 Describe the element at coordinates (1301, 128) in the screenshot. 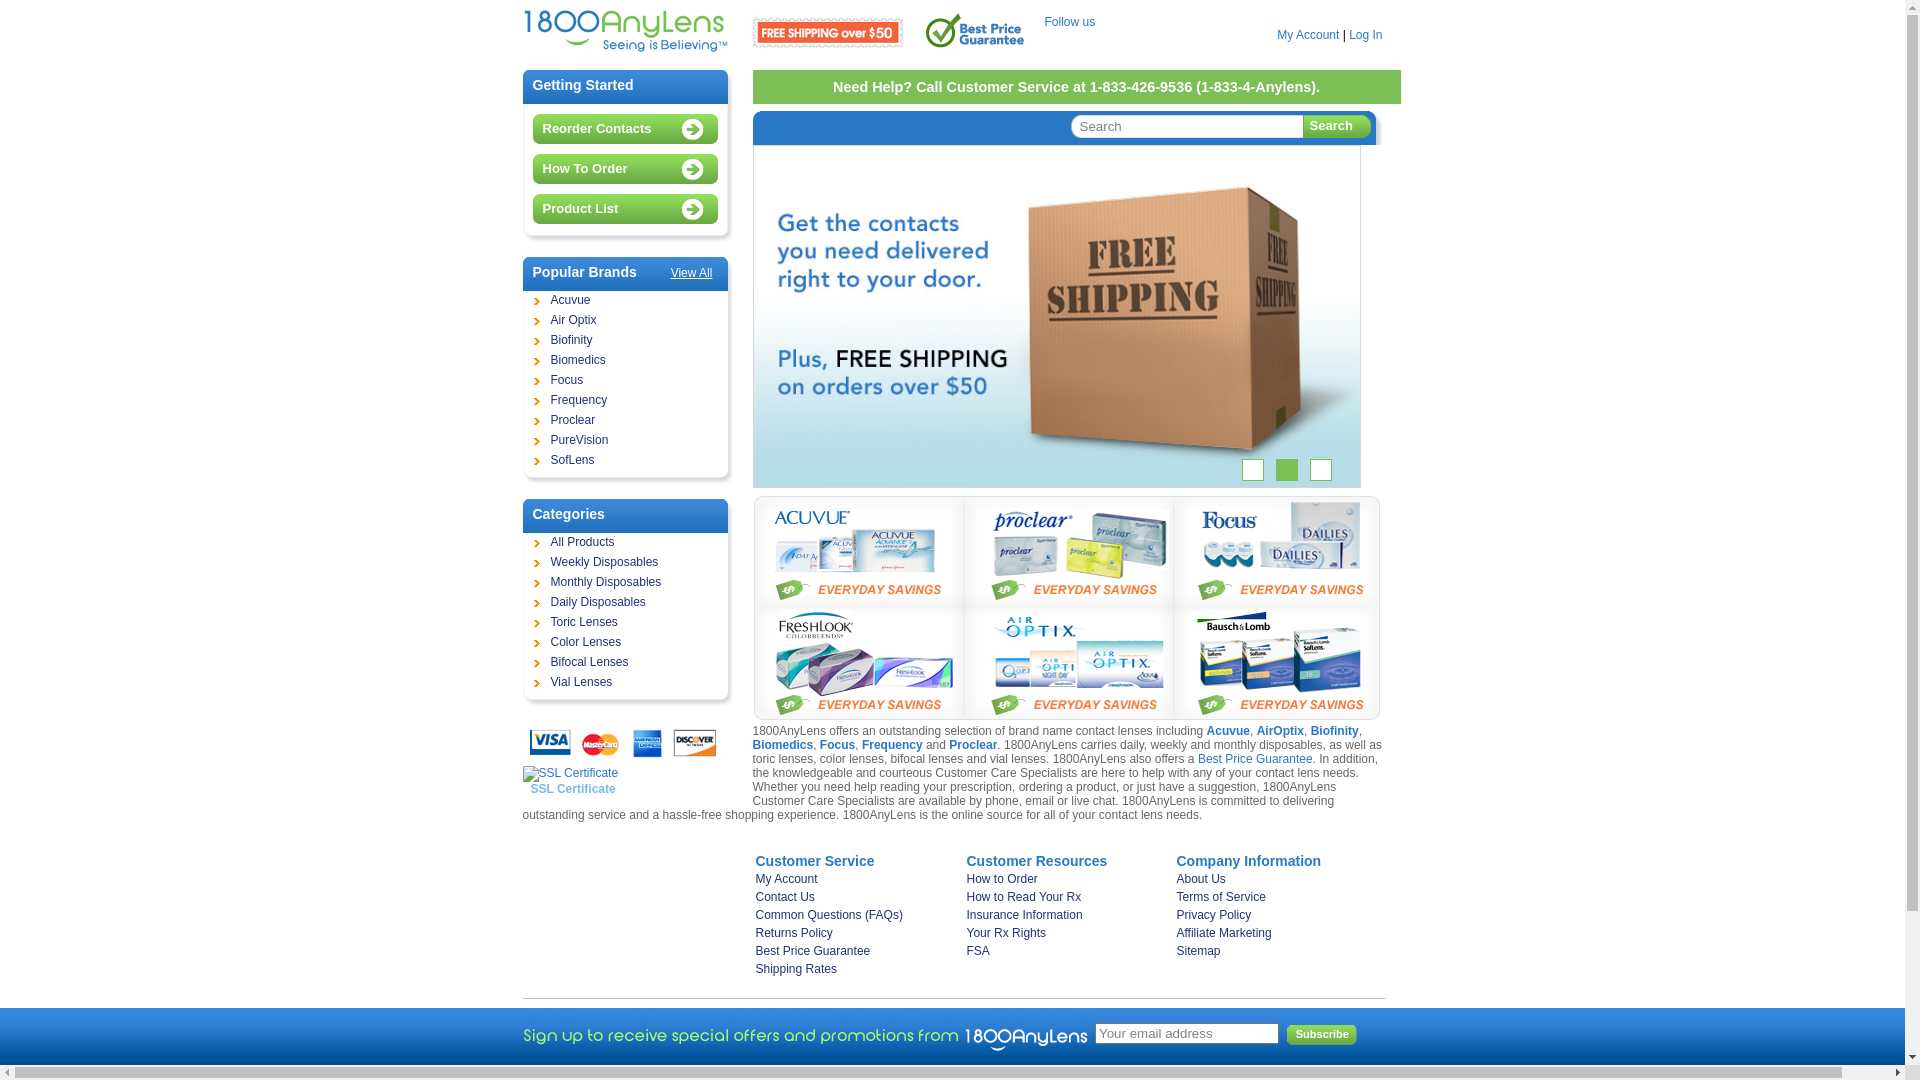

I see `'Search'` at that location.